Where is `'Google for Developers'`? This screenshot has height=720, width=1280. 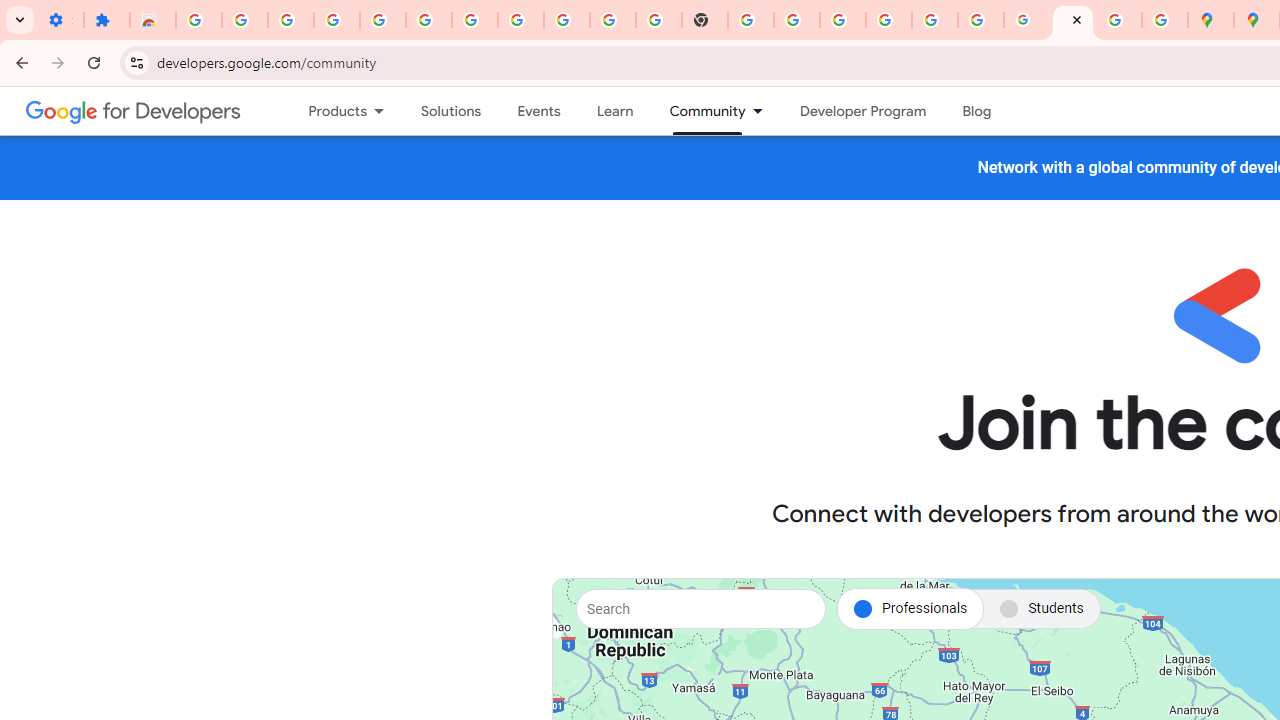 'Google for Developers' is located at coordinates (132, 110).